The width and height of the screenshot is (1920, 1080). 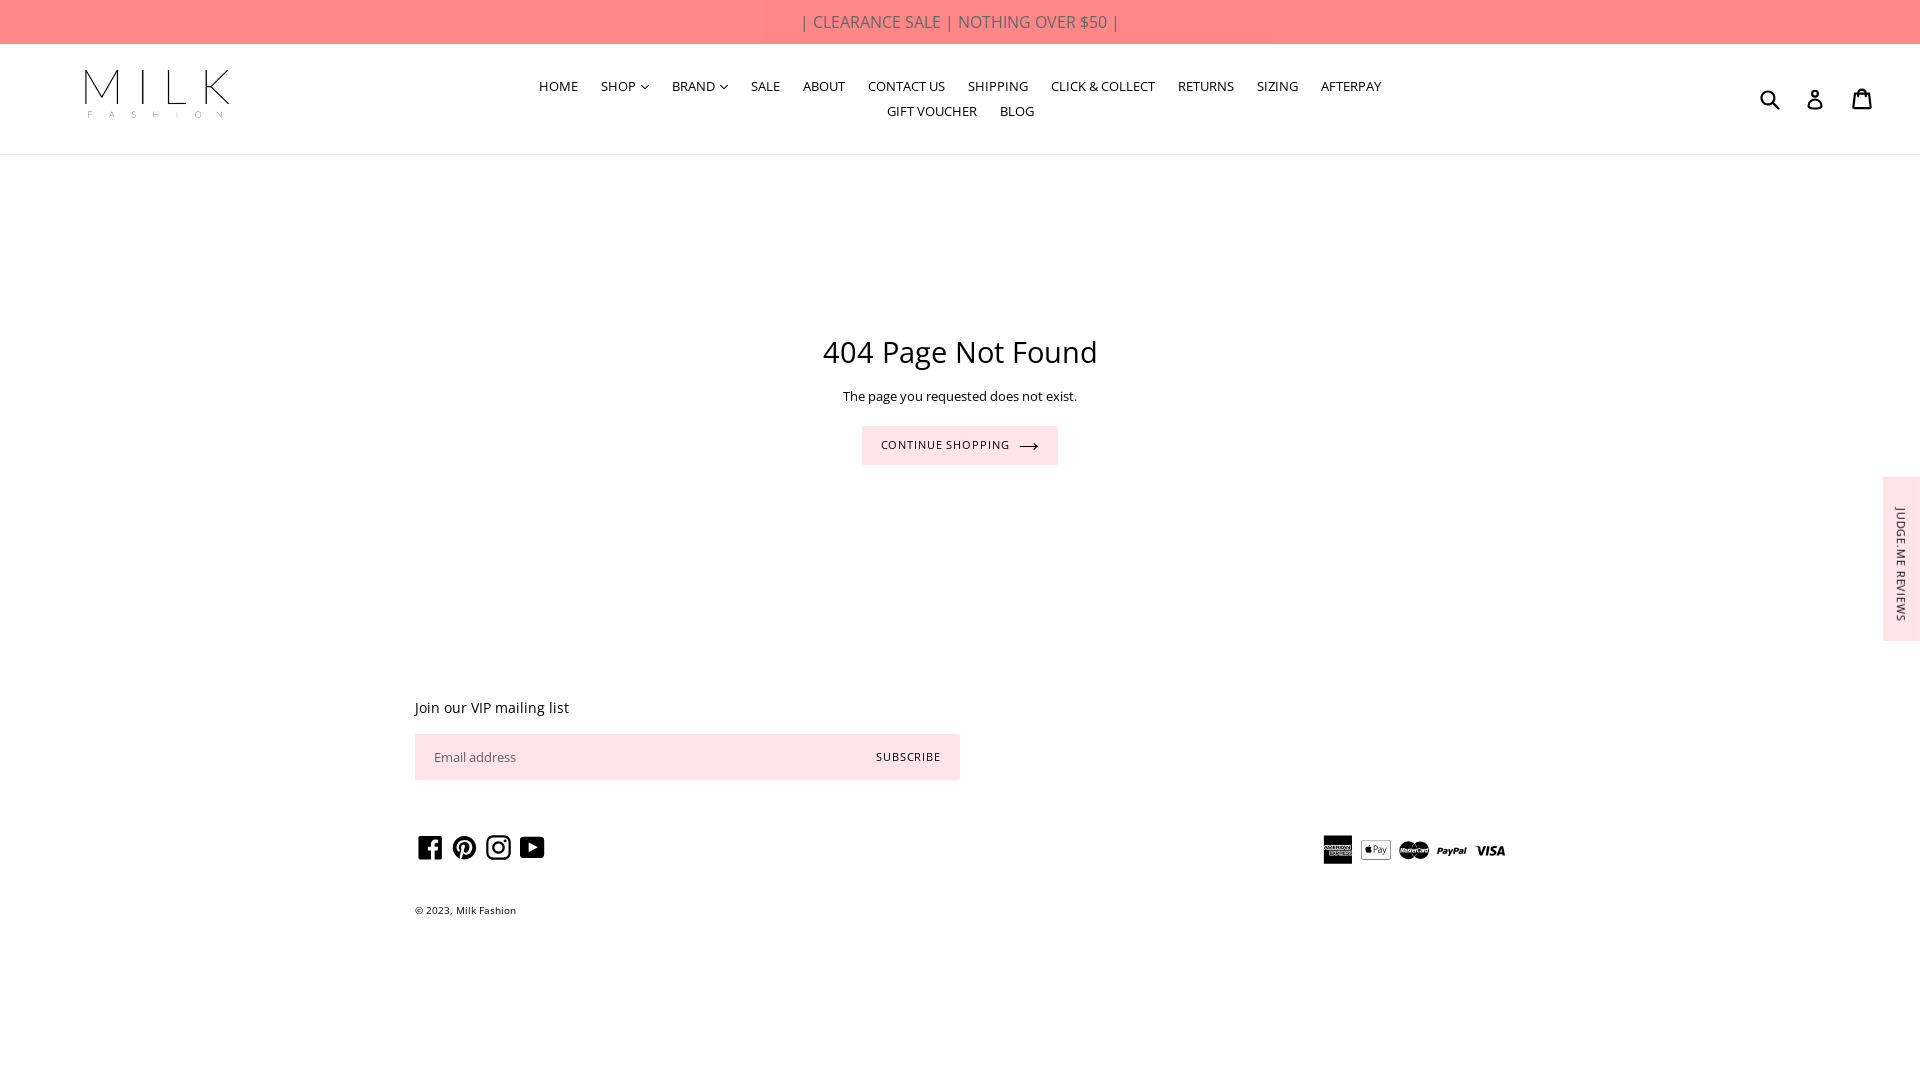 What do you see at coordinates (875, 111) in the screenshot?
I see `'GIFT VOUCHER'` at bounding box center [875, 111].